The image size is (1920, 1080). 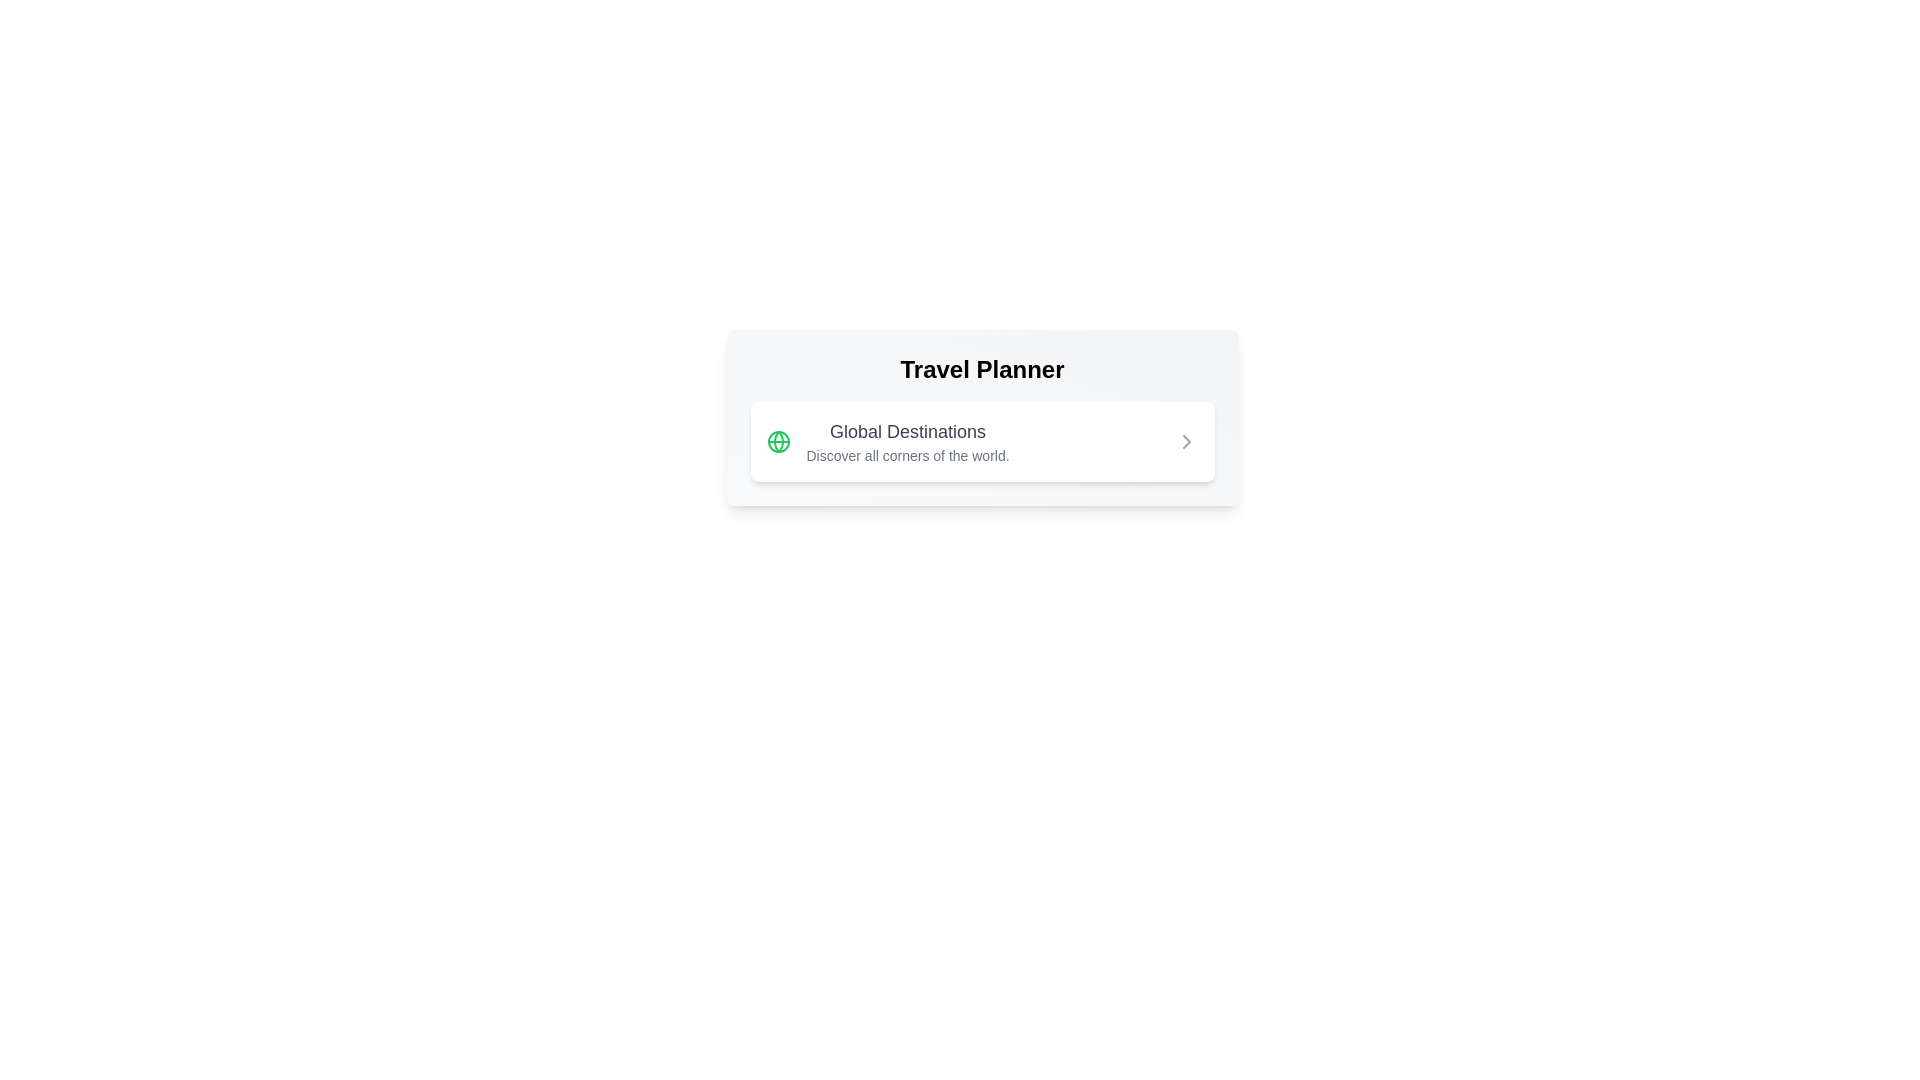 What do you see at coordinates (1186, 441) in the screenshot?
I see `the right-pointing chevron icon, which is styled with a stroke and gray color, located at the far right corner of the 'Global Destinations' card, aligned horizontally to the text content and vertically centered` at bounding box center [1186, 441].